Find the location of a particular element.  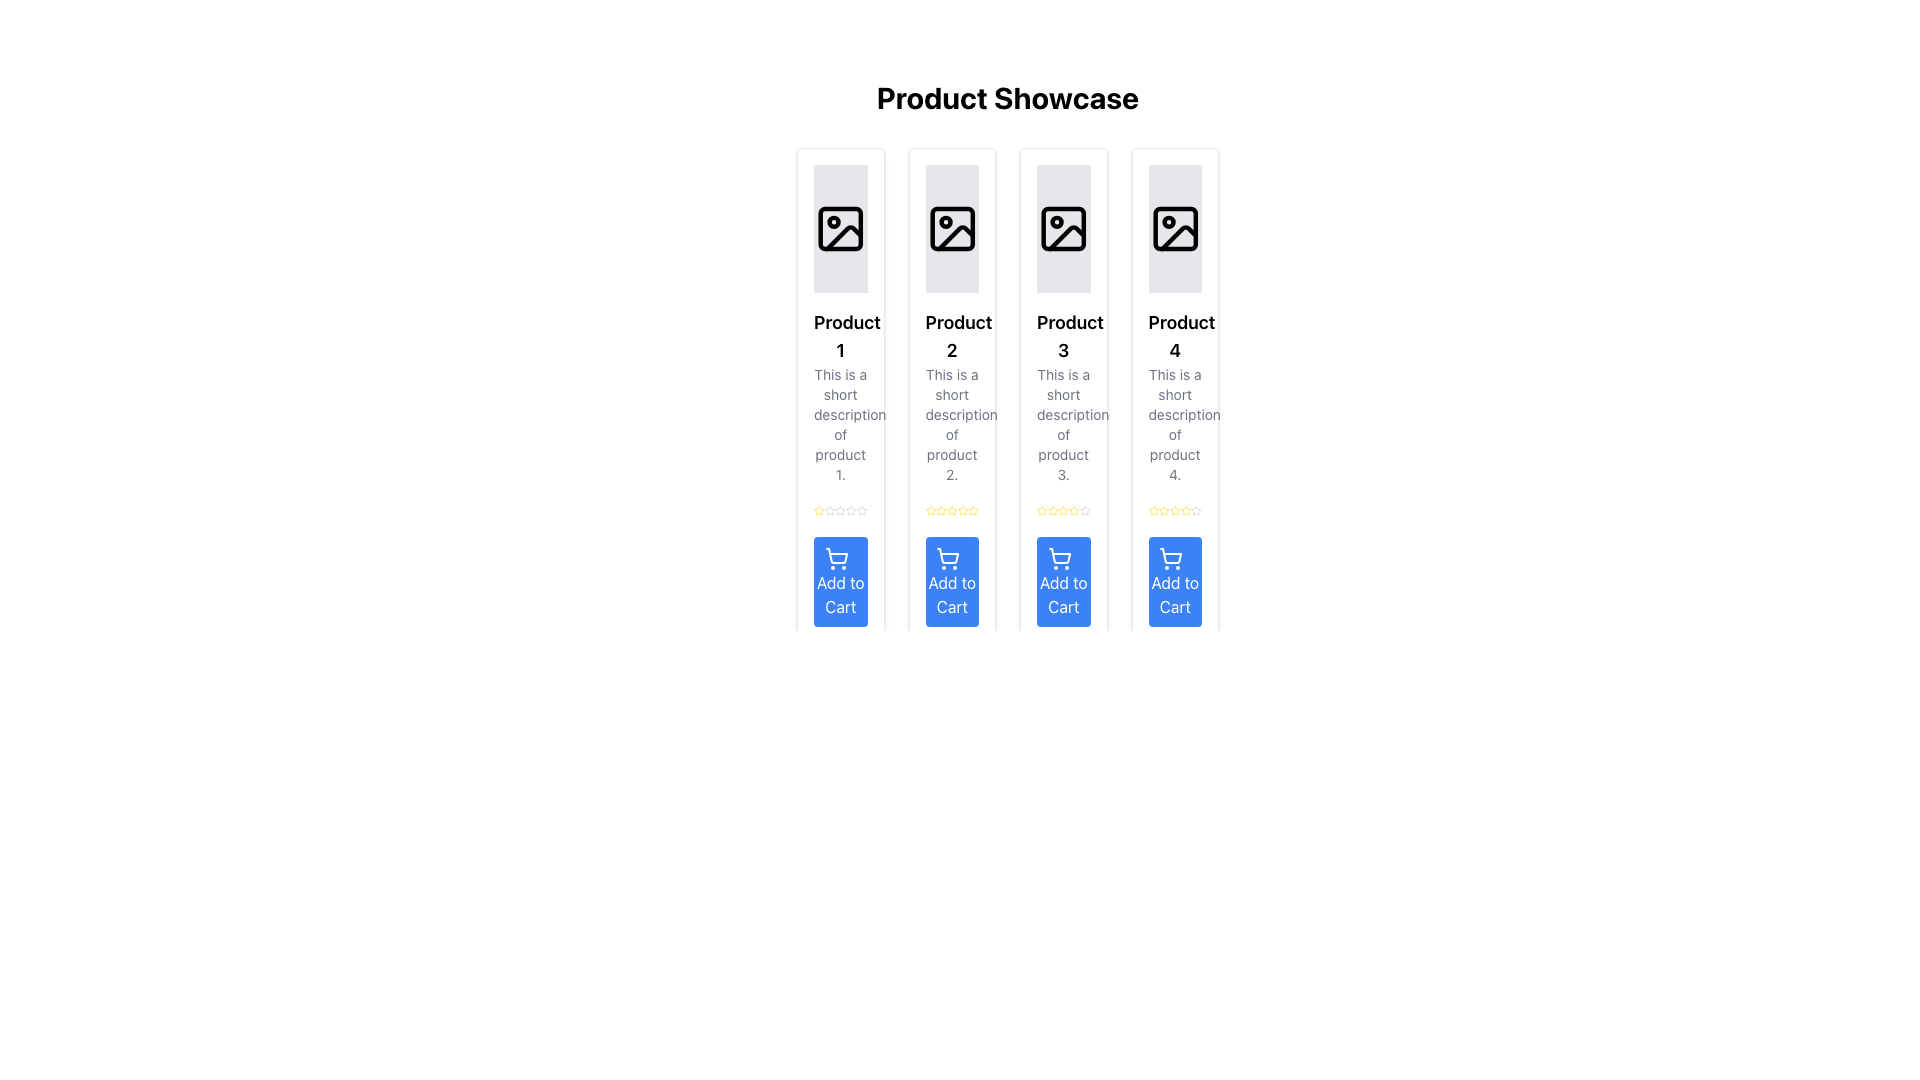

the Circle shape within the SVG graphic that serves as a decorative element in the photo placeholder icon of 'Product 1' in the product showcase grid is located at coordinates (834, 222).